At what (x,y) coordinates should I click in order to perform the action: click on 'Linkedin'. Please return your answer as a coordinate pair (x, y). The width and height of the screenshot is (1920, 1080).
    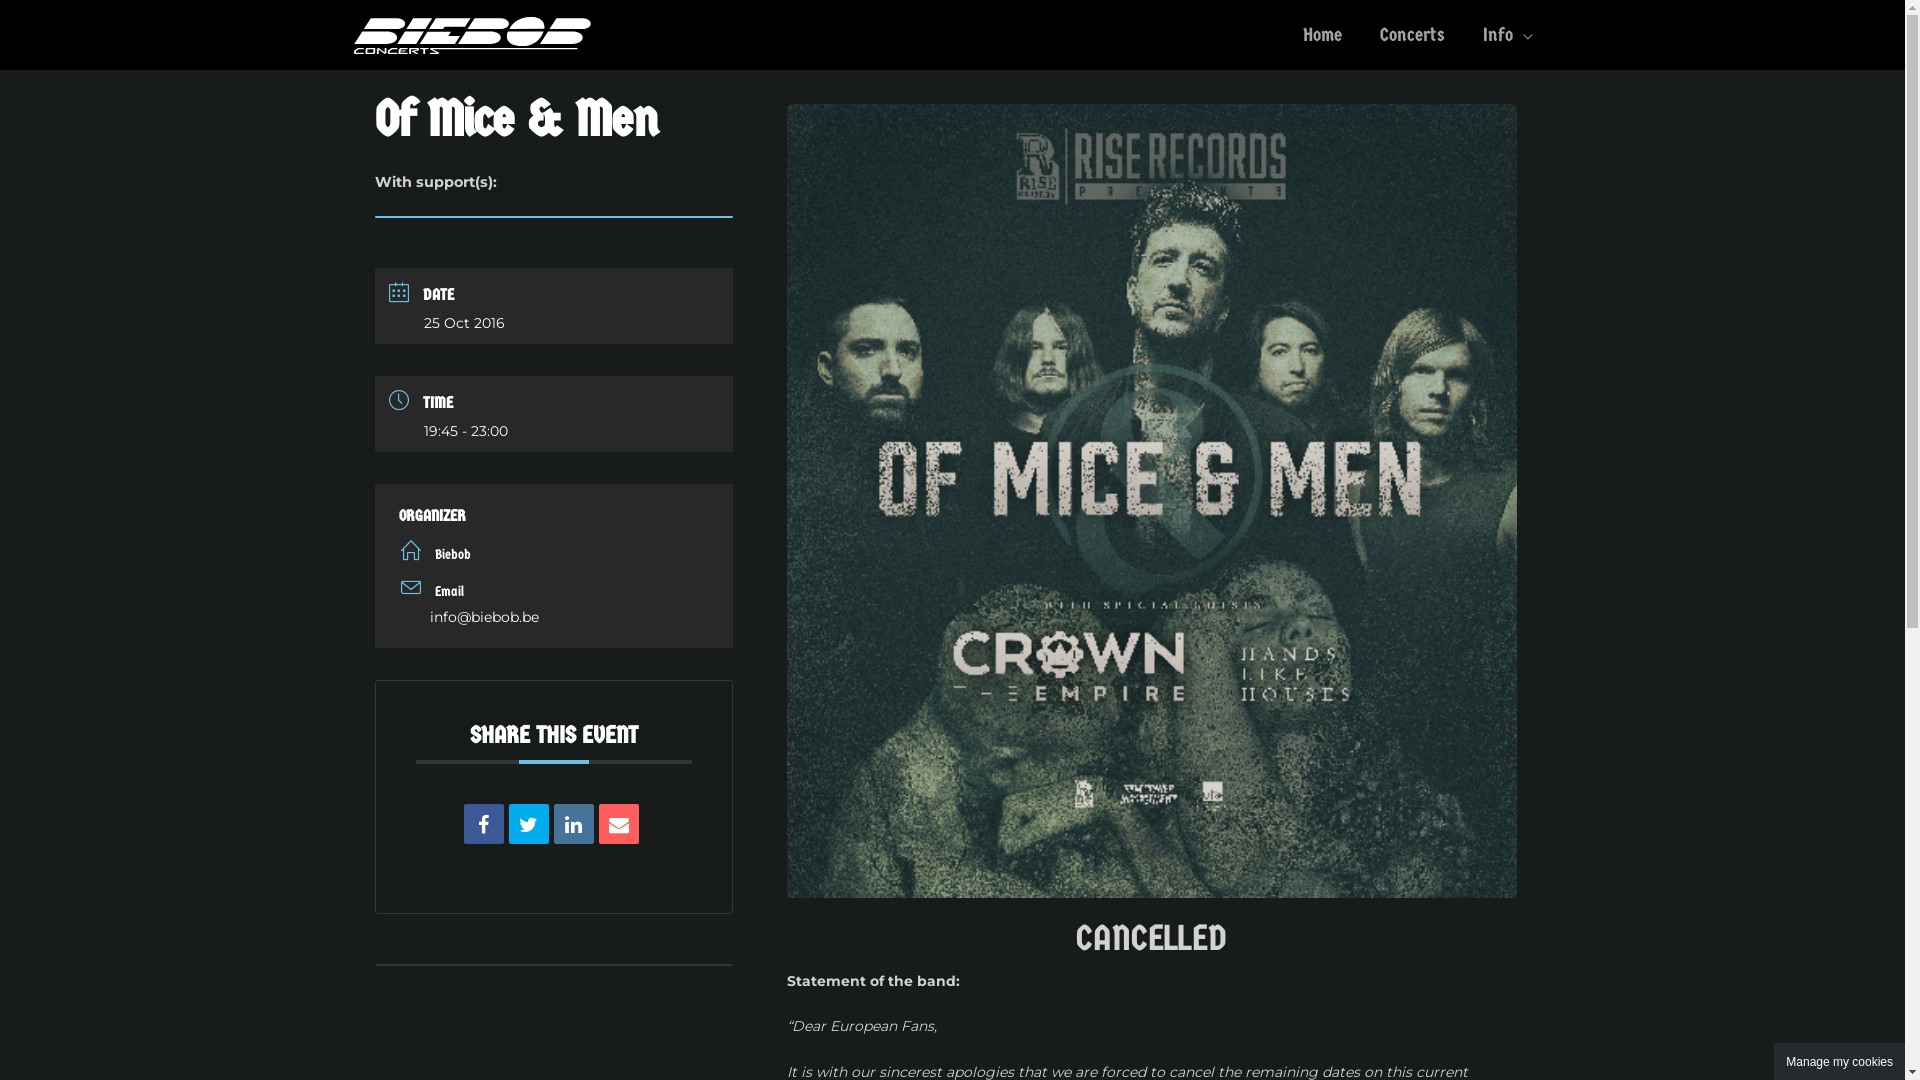
    Looking at the image, I should click on (553, 824).